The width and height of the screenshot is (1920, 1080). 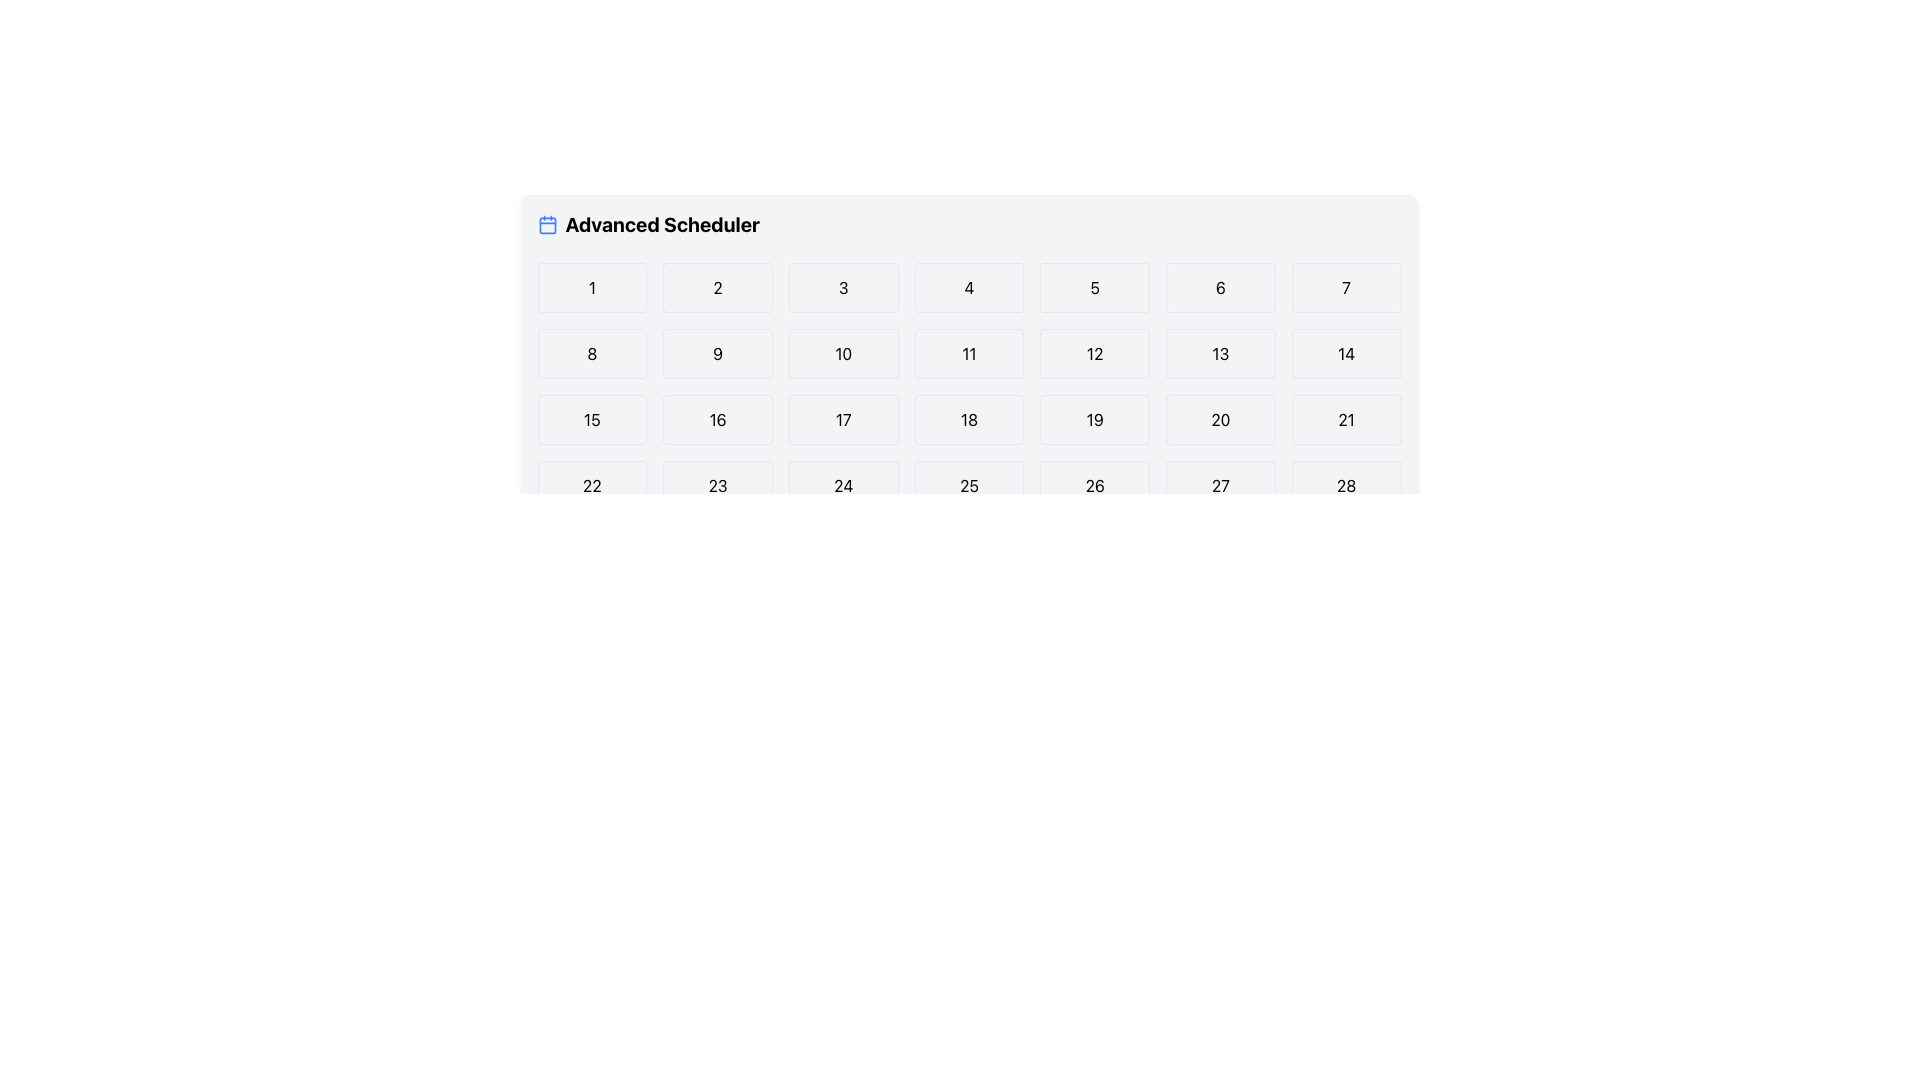 I want to click on the button representing the sixth option in the first row of a grid structure, so click(x=1218, y=288).